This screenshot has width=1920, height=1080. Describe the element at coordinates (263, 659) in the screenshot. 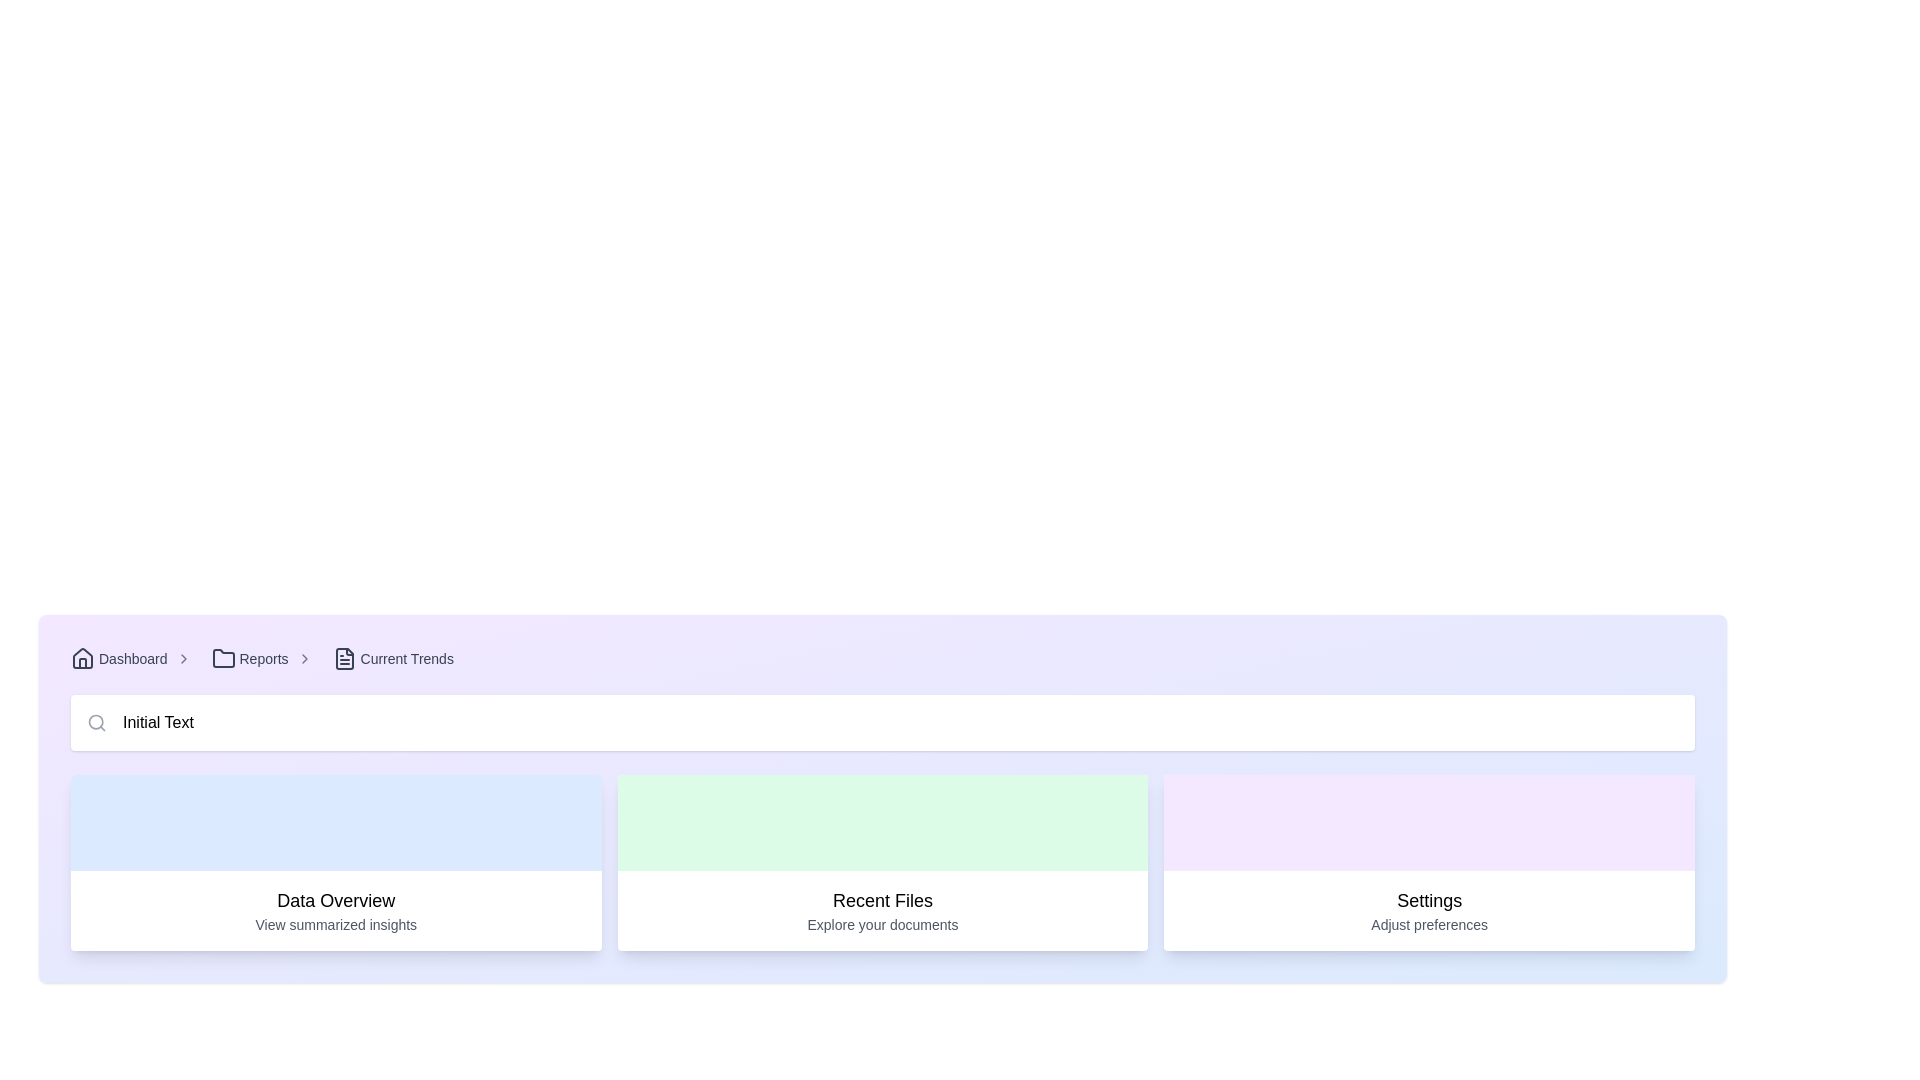

I see `the static text label 'Reports' in the breadcrumb navigation bar, which is styled in a lighter shade of purple and positioned between 'Dashboard' and 'Current Trends'` at that location.